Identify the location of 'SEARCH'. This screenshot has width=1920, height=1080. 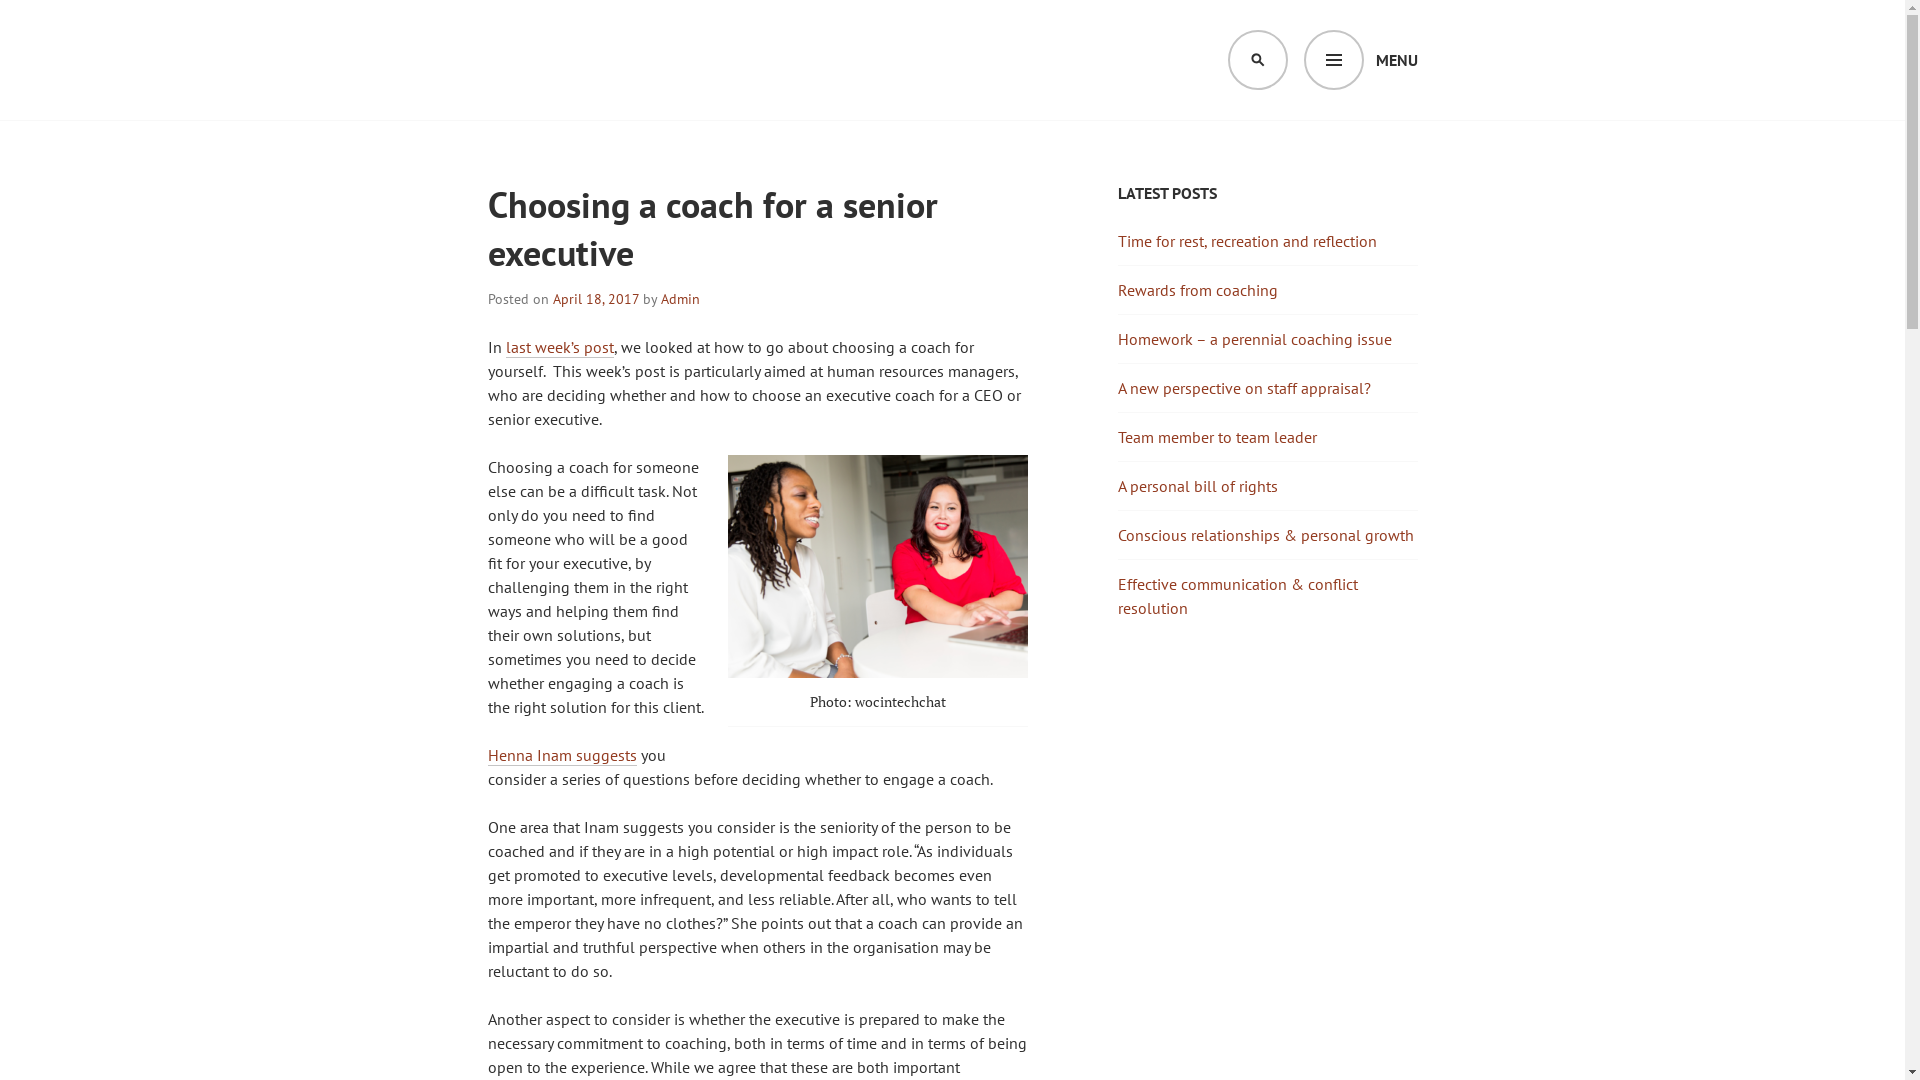
(1227, 59).